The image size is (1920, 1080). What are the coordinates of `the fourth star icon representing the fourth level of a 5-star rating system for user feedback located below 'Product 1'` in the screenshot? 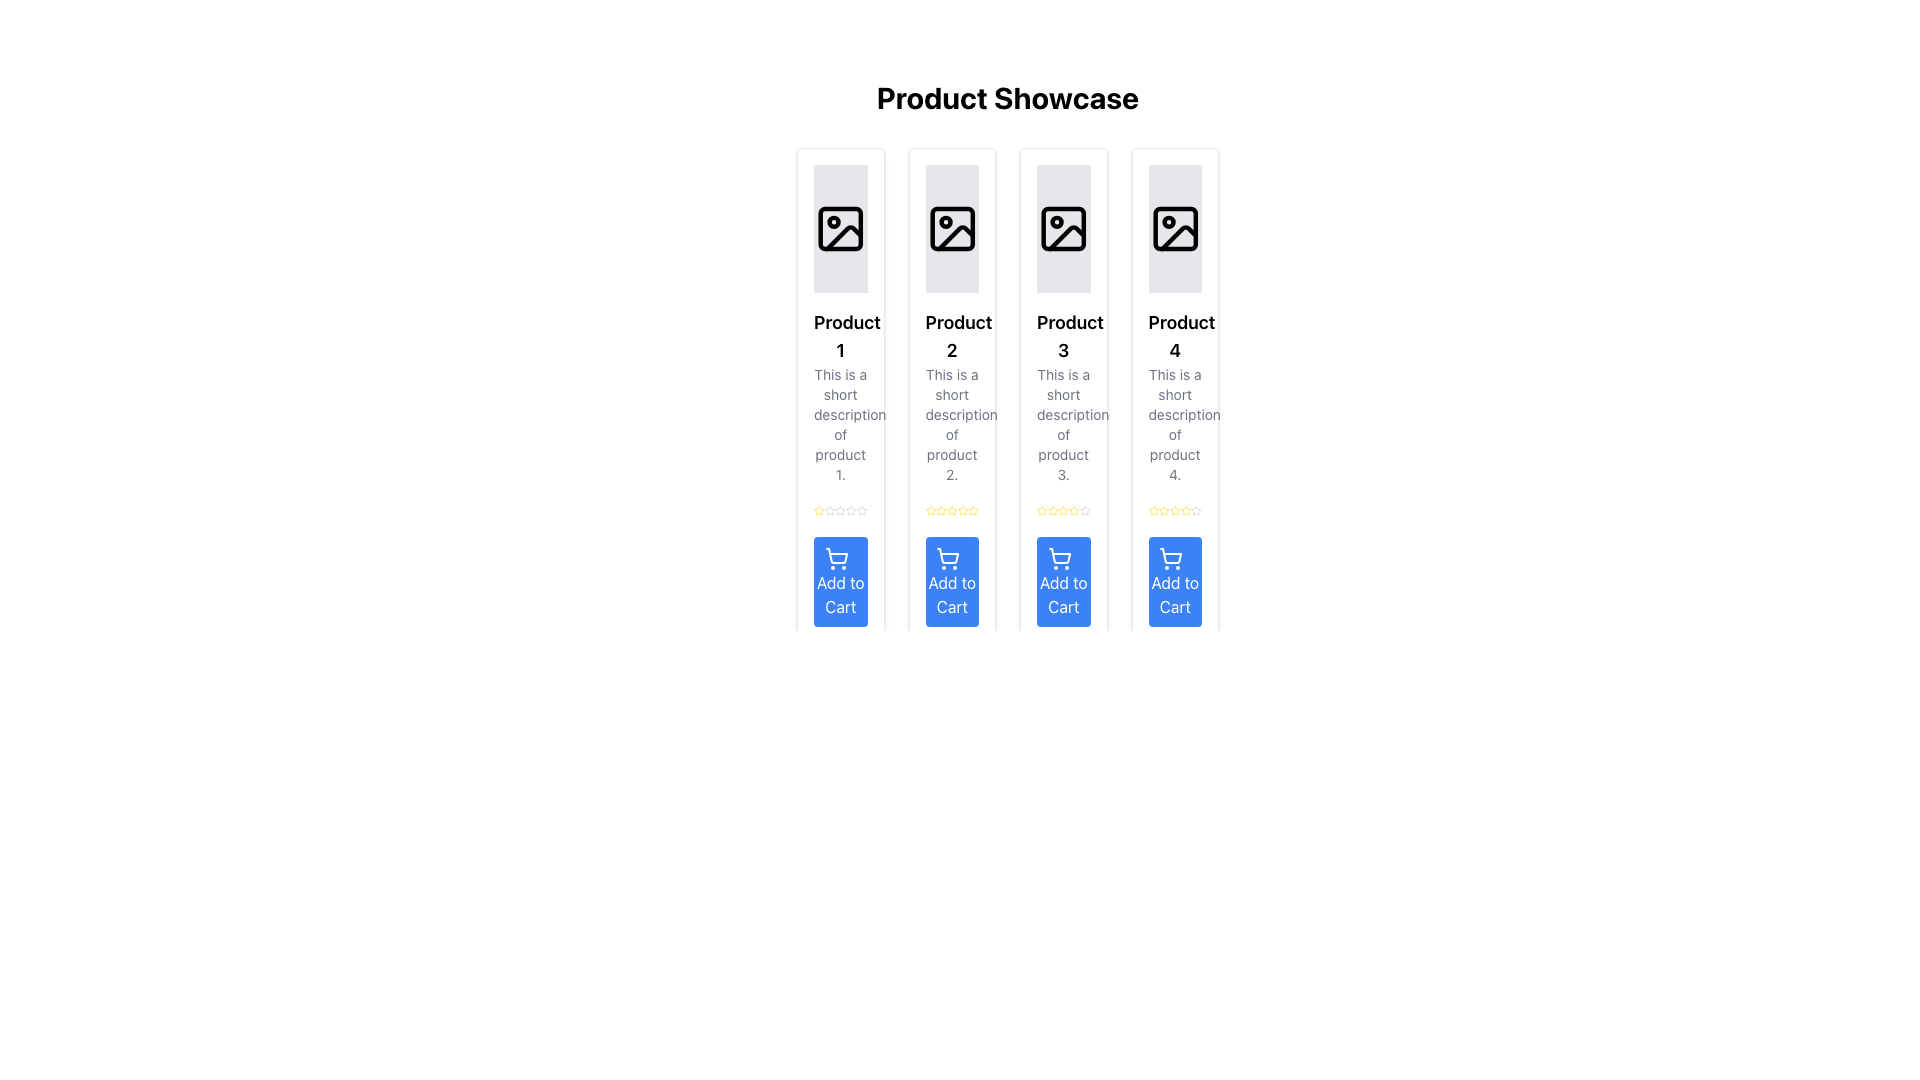 It's located at (840, 509).